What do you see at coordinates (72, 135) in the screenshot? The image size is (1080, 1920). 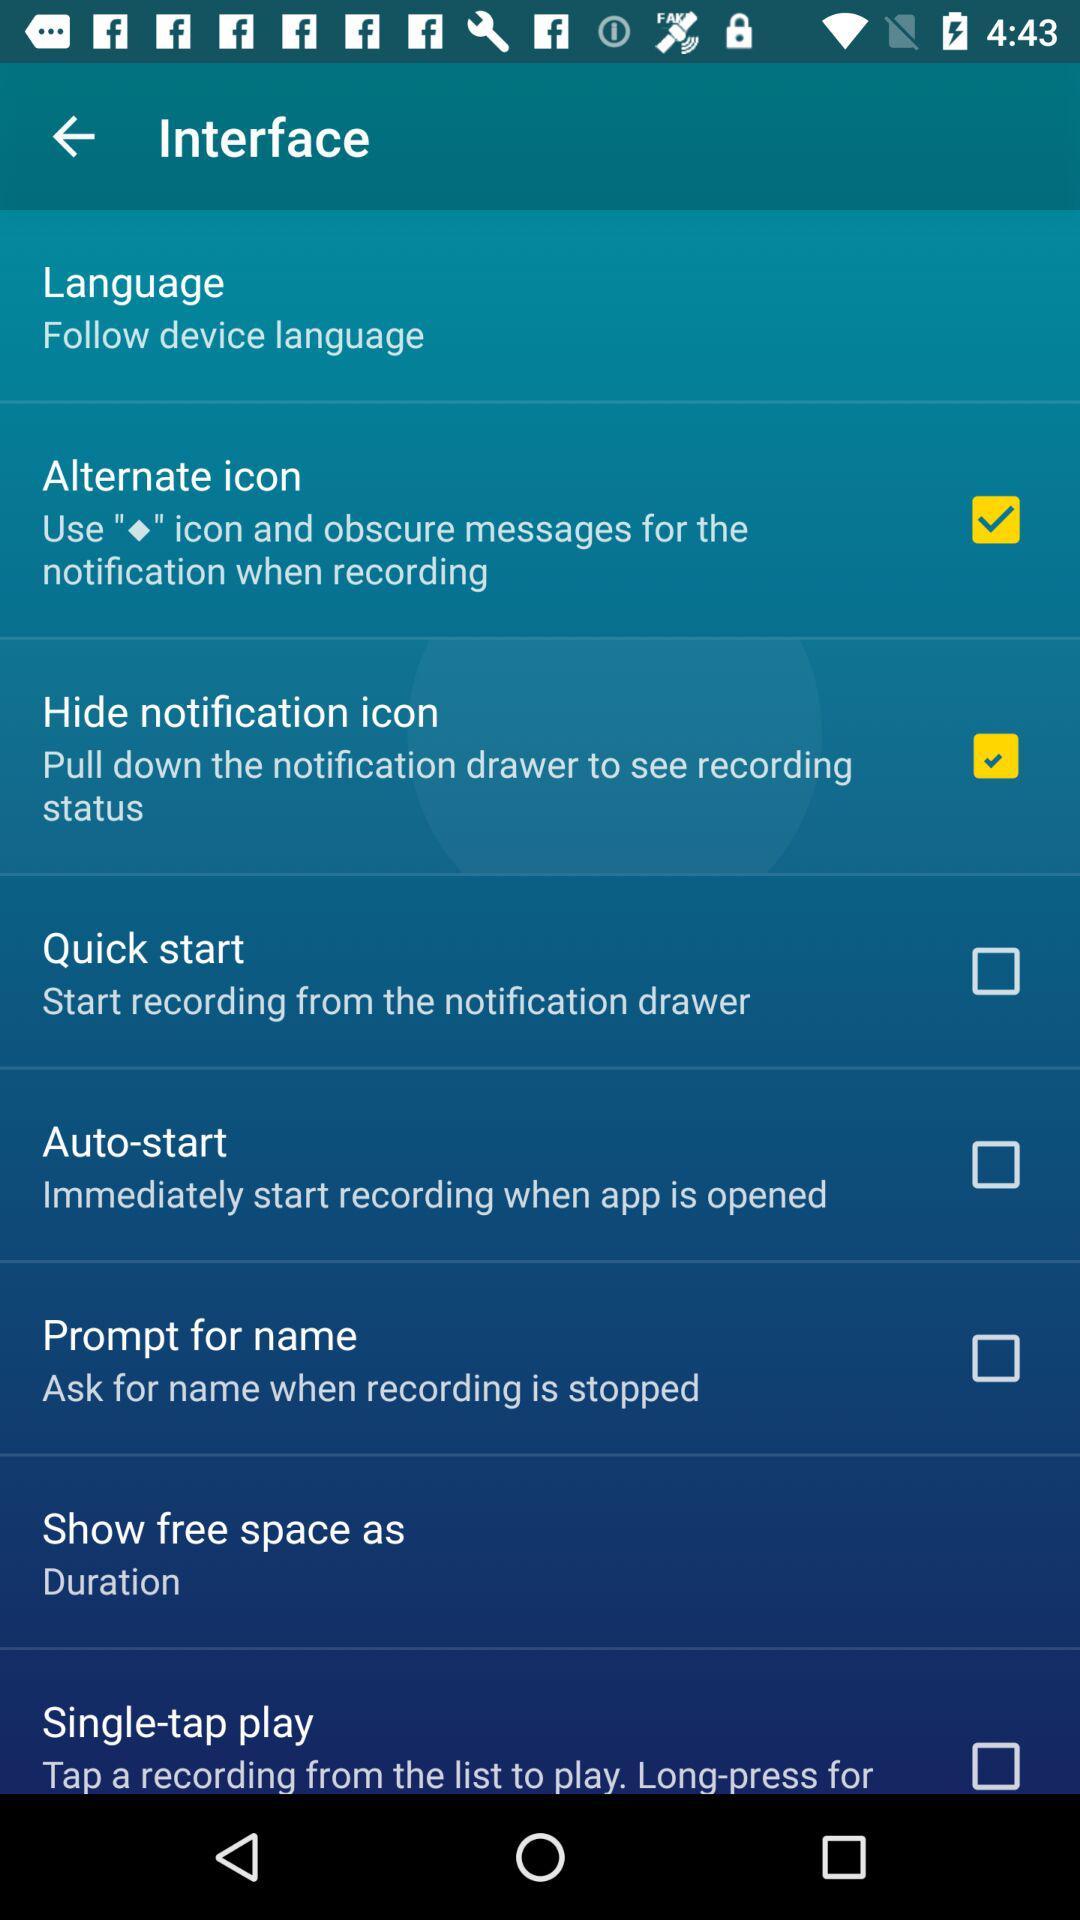 I see `the icon above the language item` at bounding box center [72, 135].